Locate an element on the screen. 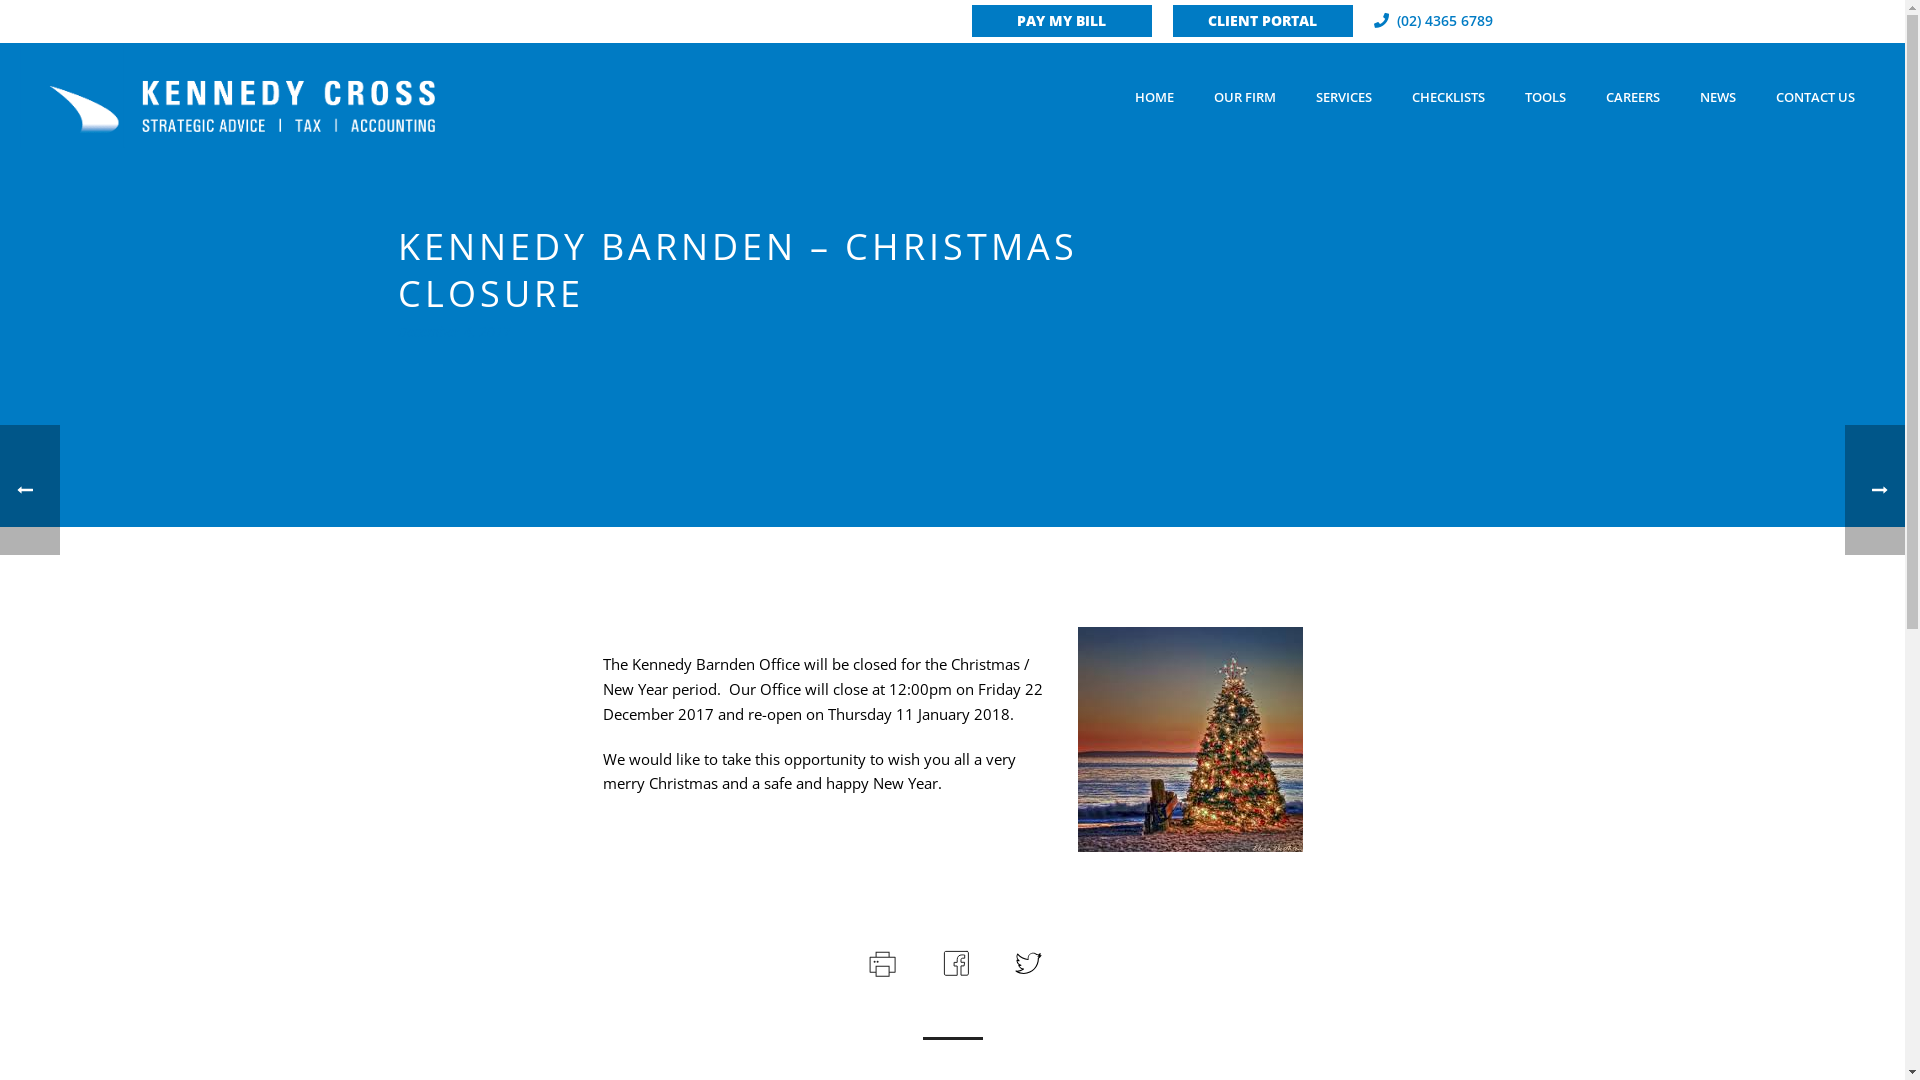 This screenshot has height=1080, width=1920. 'SERVICES' is located at coordinates (1344, 96).